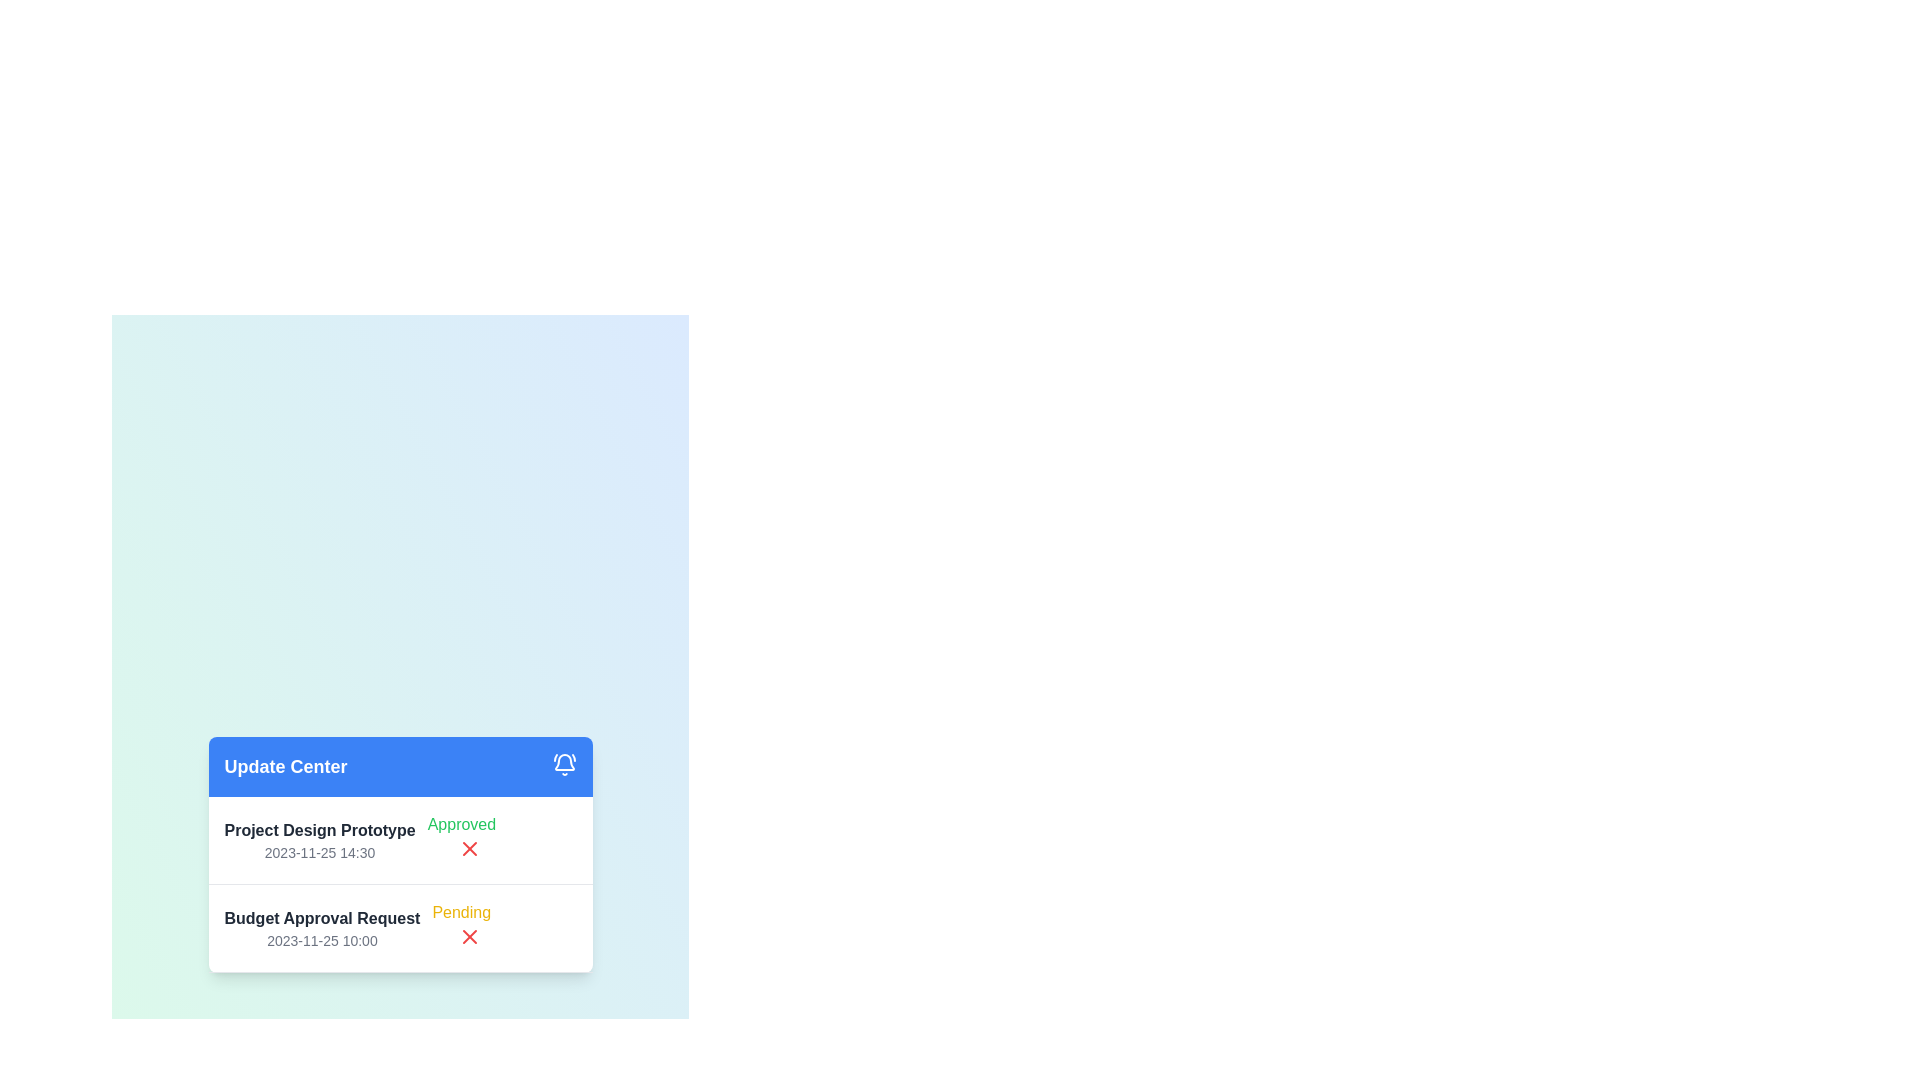 The image size is (1920, 1080). I want to click on the negative action icon located to the right of the 'Approved' label in the 'Project Design Prototype' row, so click(468, 937).